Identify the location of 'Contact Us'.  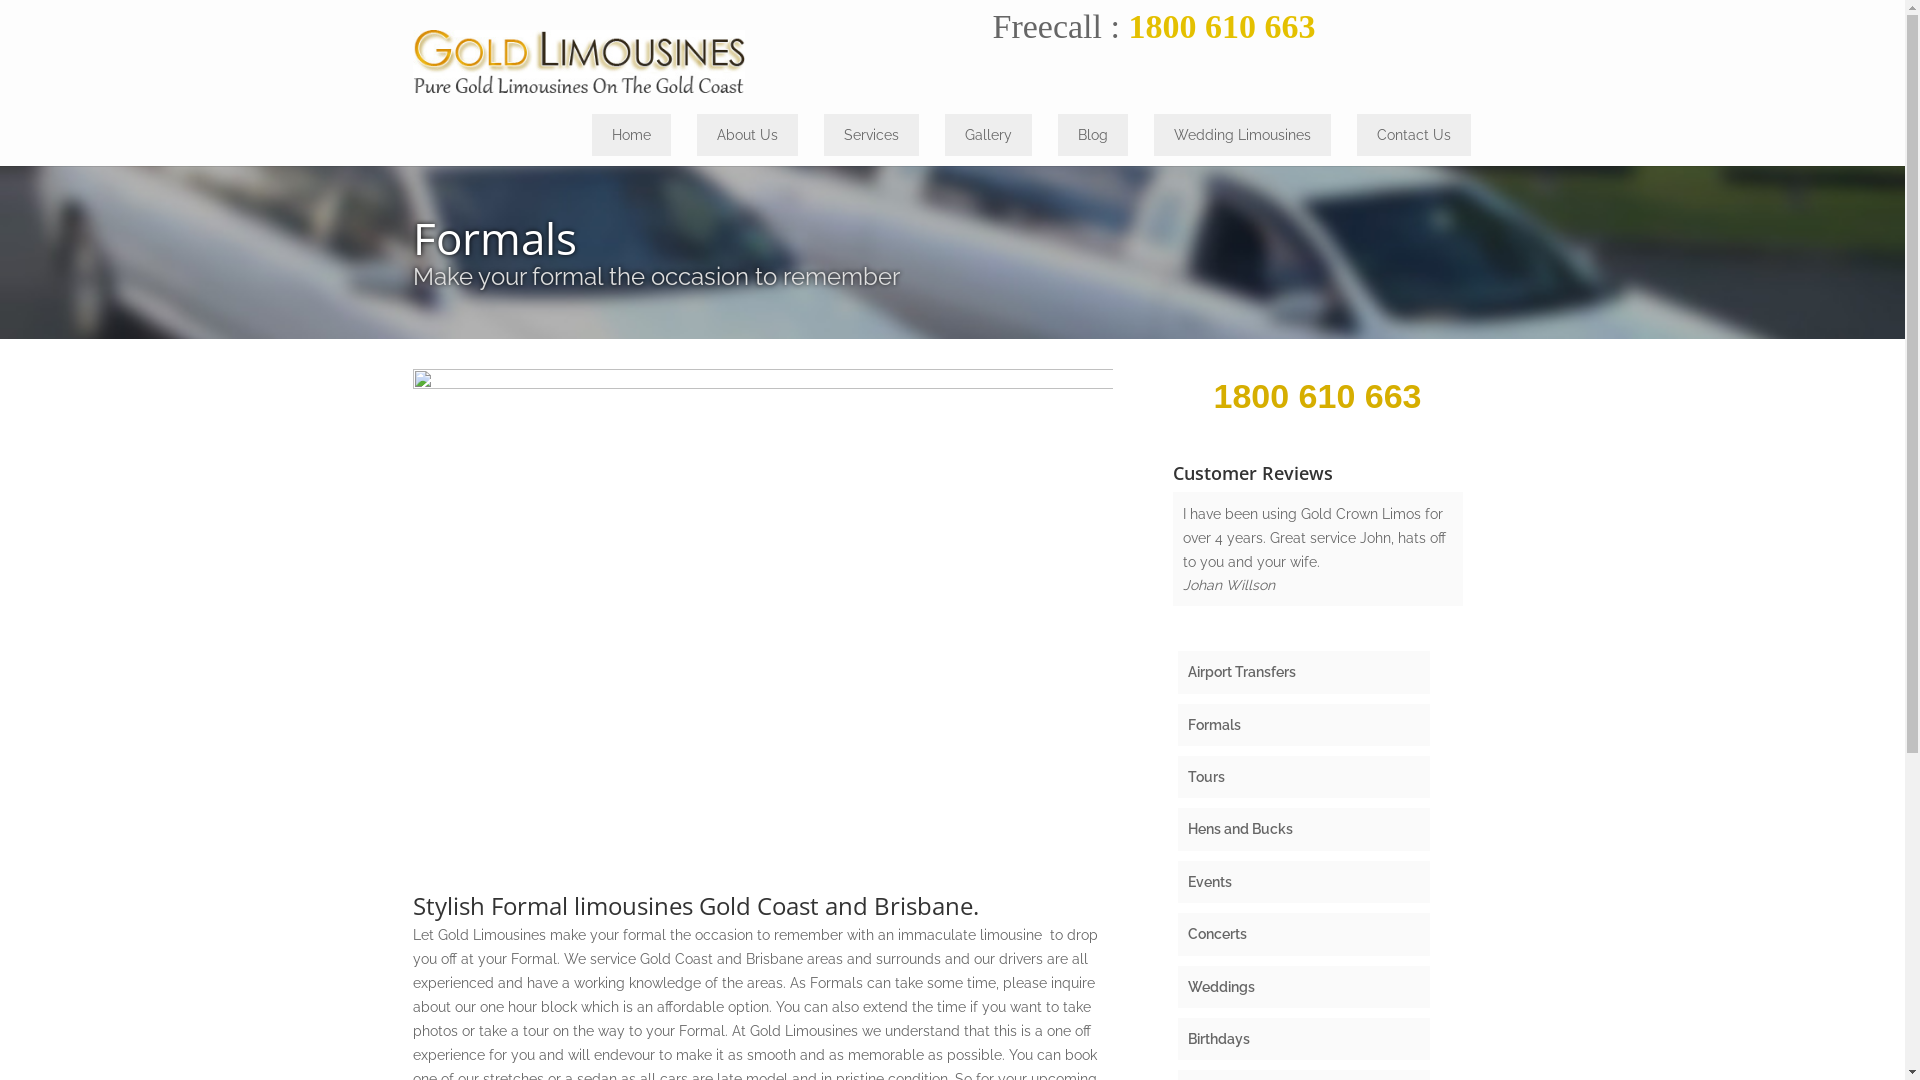
(1411, 135).